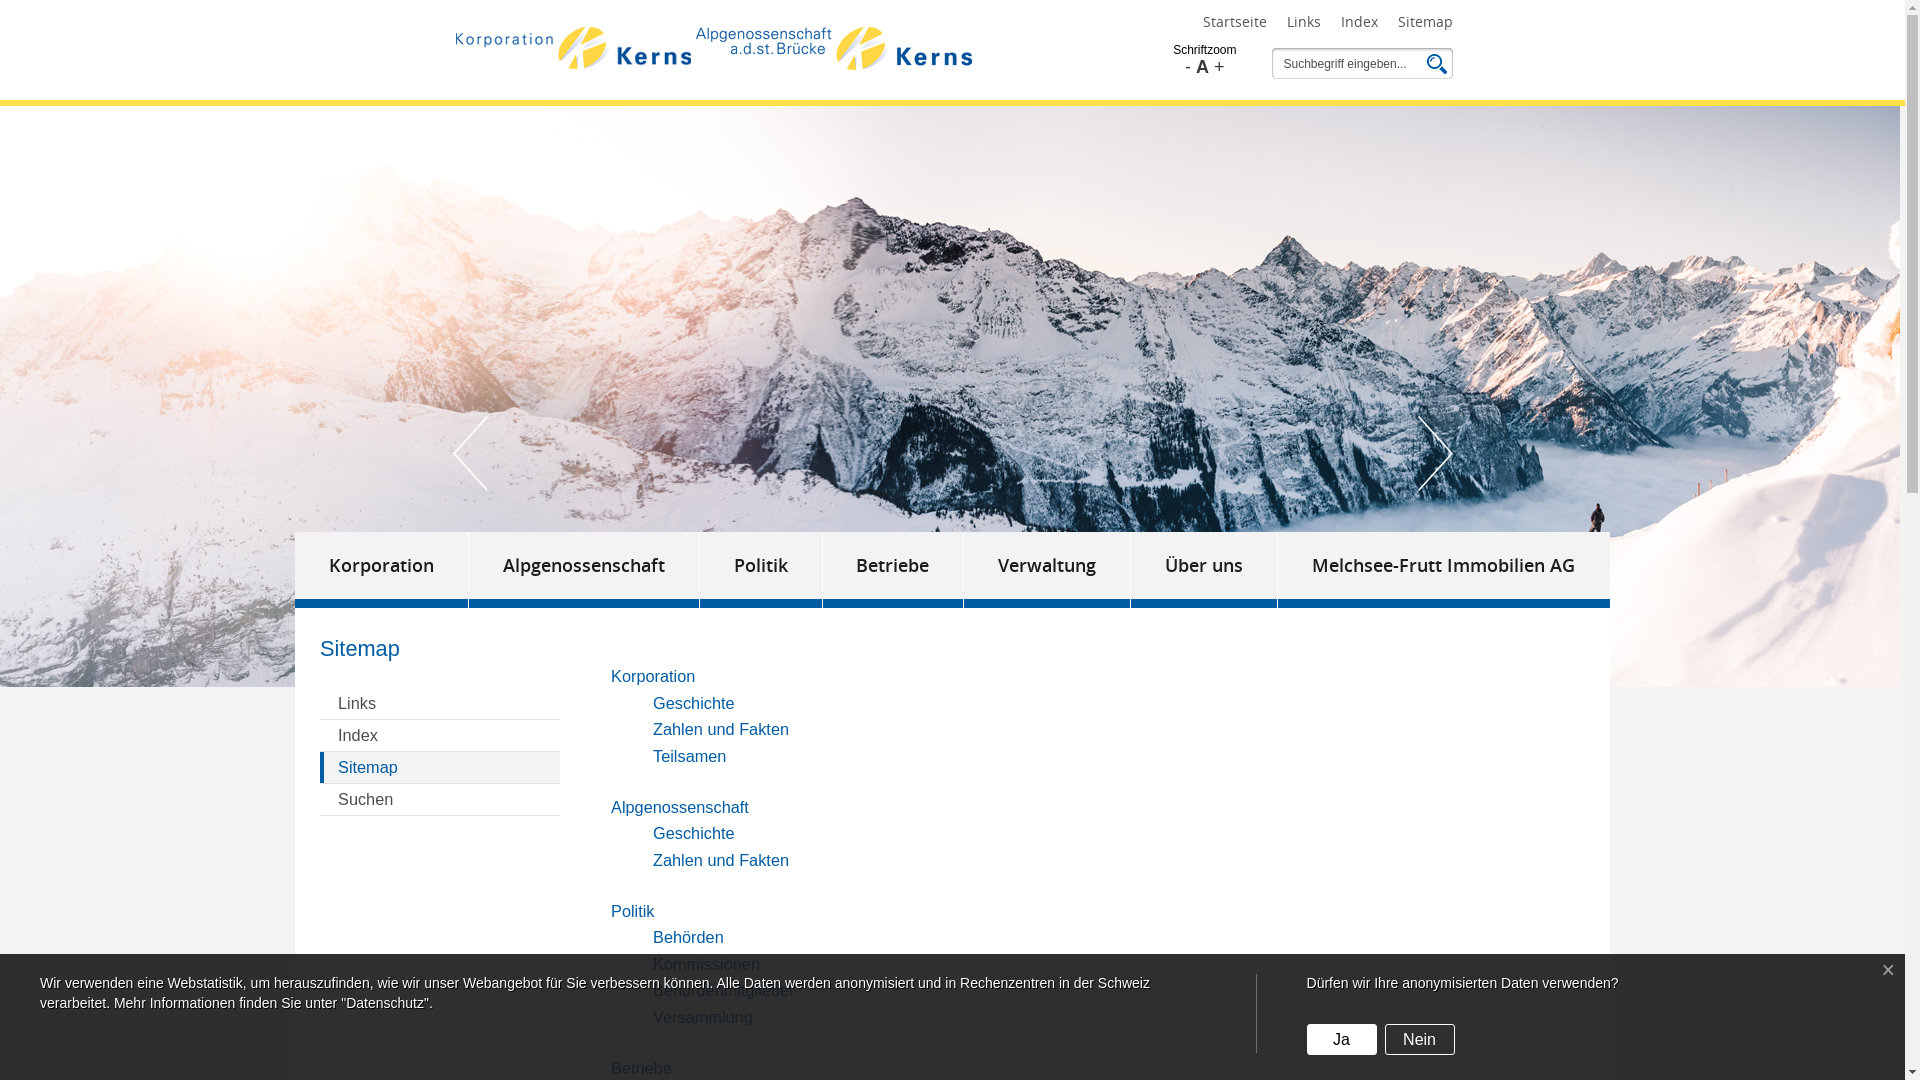  I want to click on 'Sitemap', so click(1424, 23).